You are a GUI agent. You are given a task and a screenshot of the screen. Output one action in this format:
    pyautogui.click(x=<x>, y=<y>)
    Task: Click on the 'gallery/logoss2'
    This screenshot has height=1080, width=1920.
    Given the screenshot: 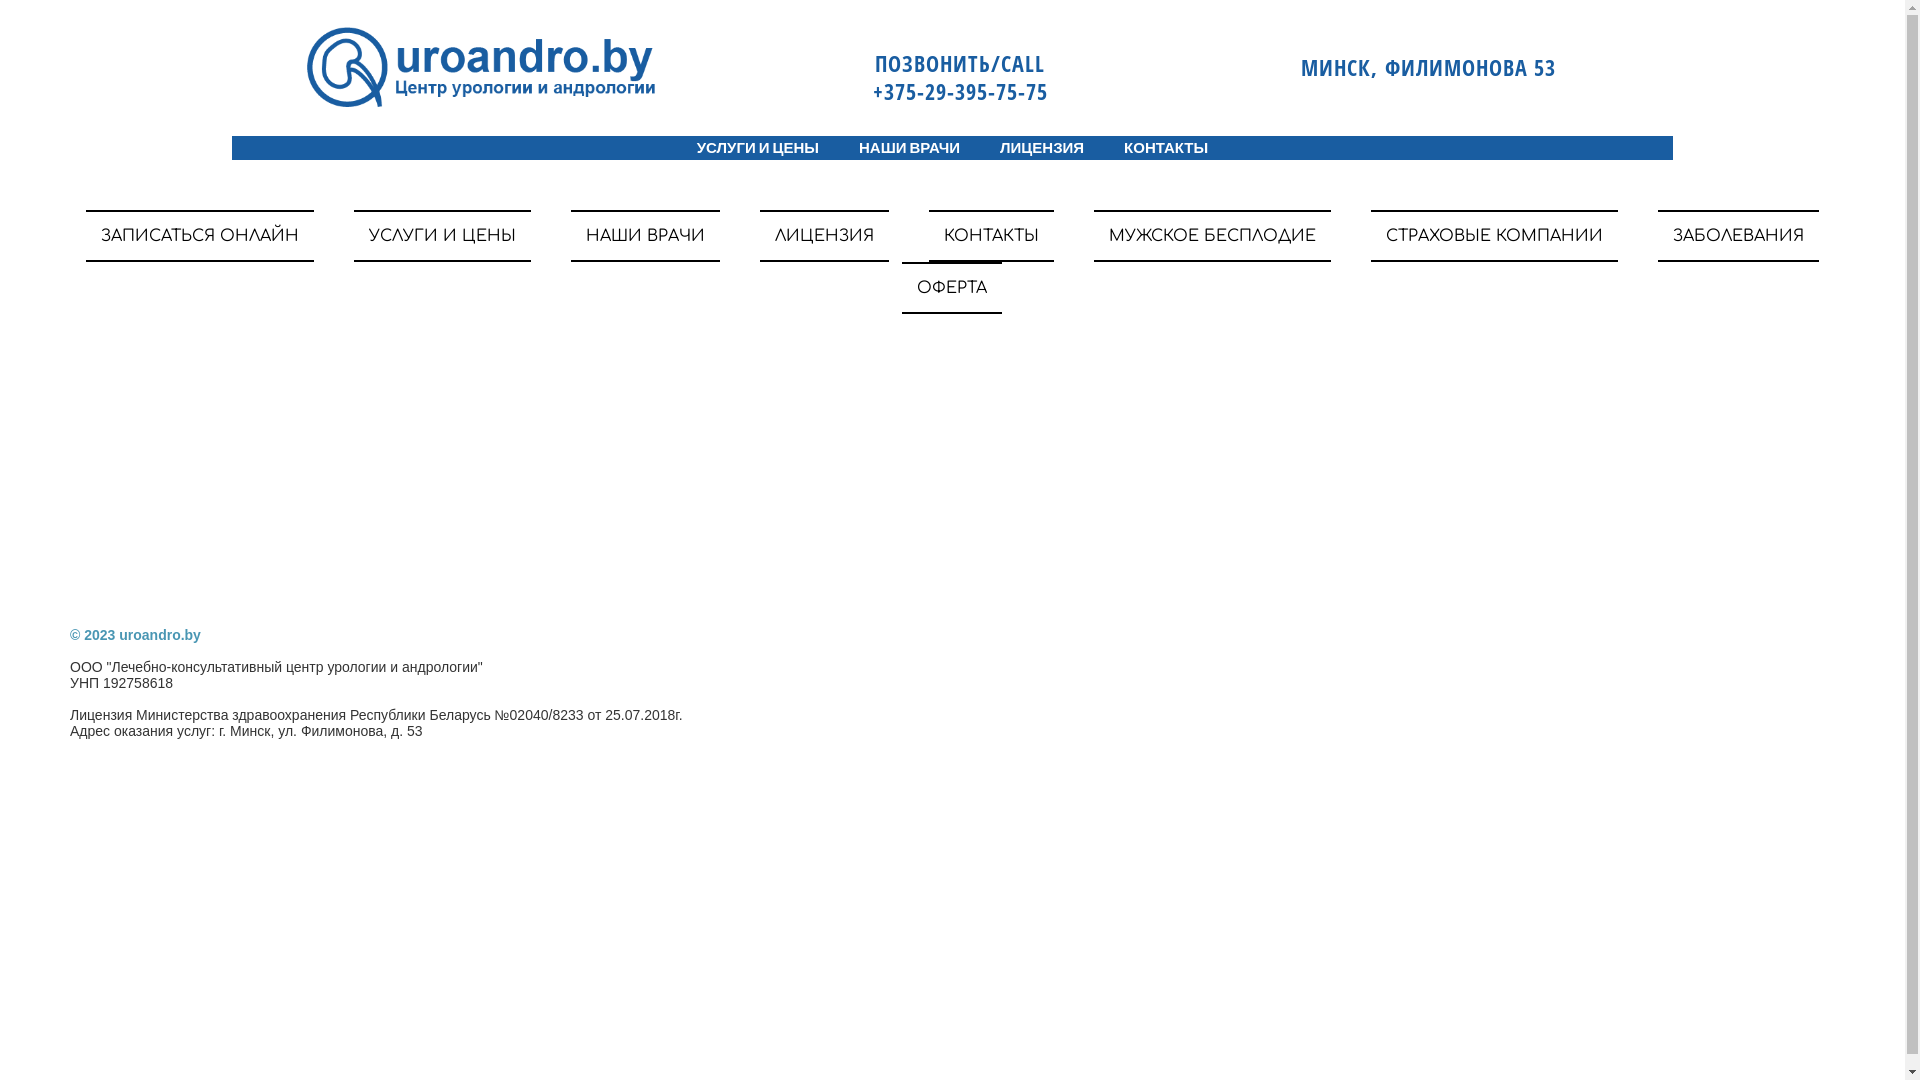 What is the action you would take?
    pyautogui.click(x=481, y=65)
    